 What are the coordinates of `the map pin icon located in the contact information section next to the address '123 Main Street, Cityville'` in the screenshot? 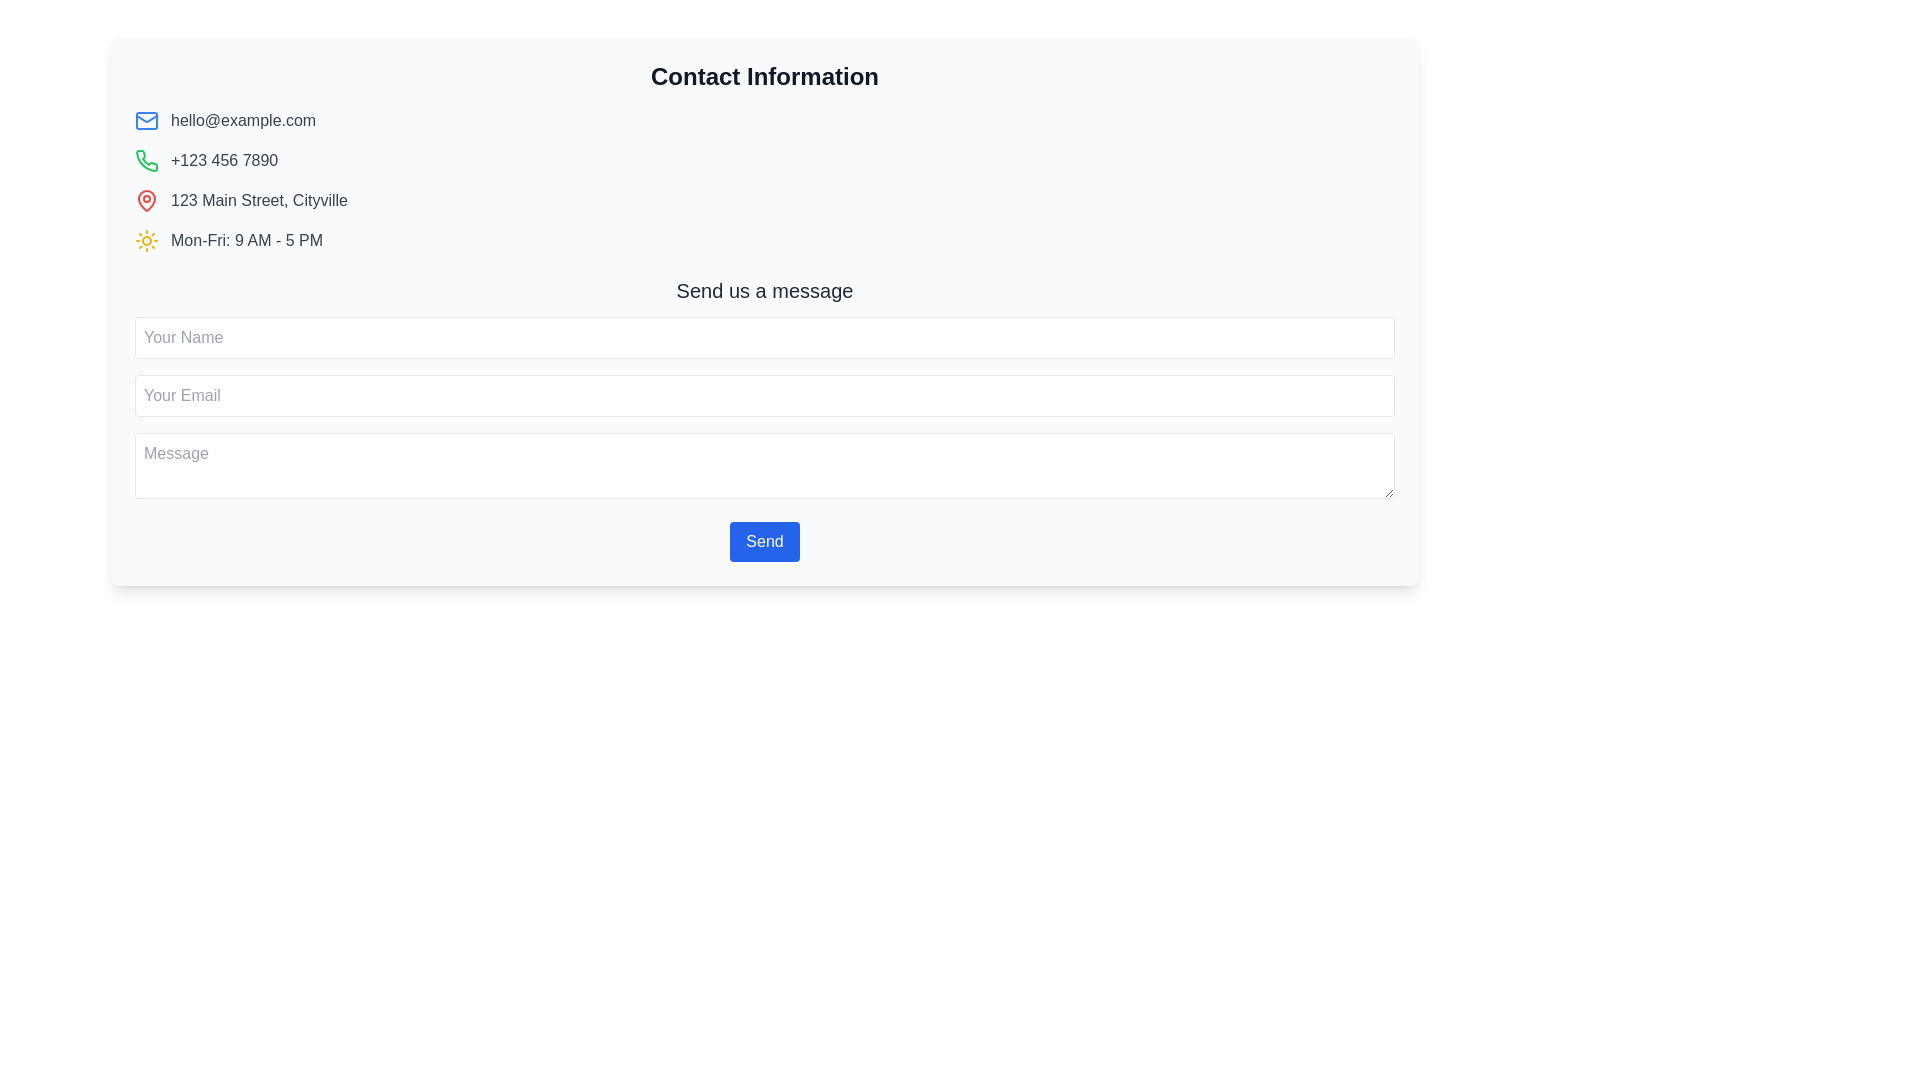 It's located at (146, 200).